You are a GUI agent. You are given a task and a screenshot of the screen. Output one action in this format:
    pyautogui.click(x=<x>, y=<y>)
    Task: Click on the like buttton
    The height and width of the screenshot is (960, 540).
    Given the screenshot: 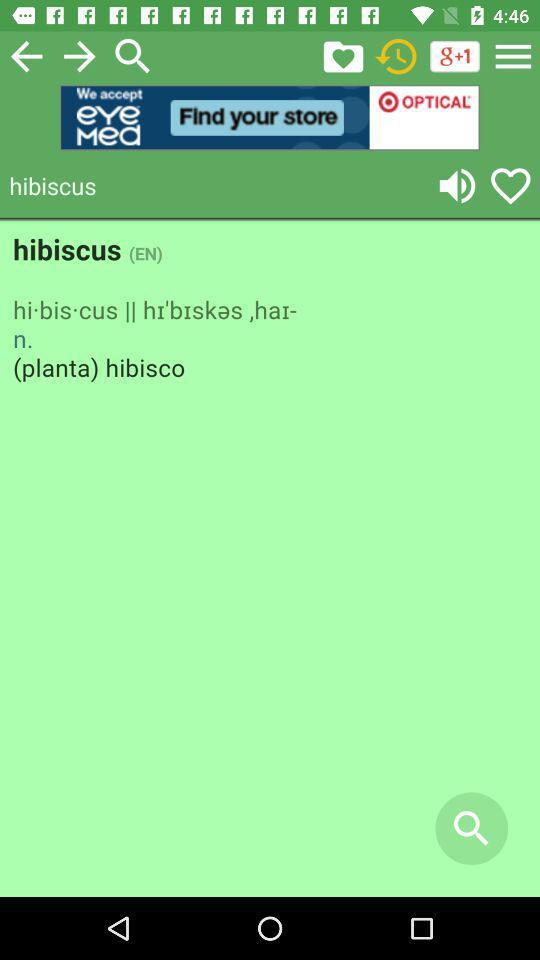 What is the action you would take?
    pyautogui.click(x=510, y=185)
    